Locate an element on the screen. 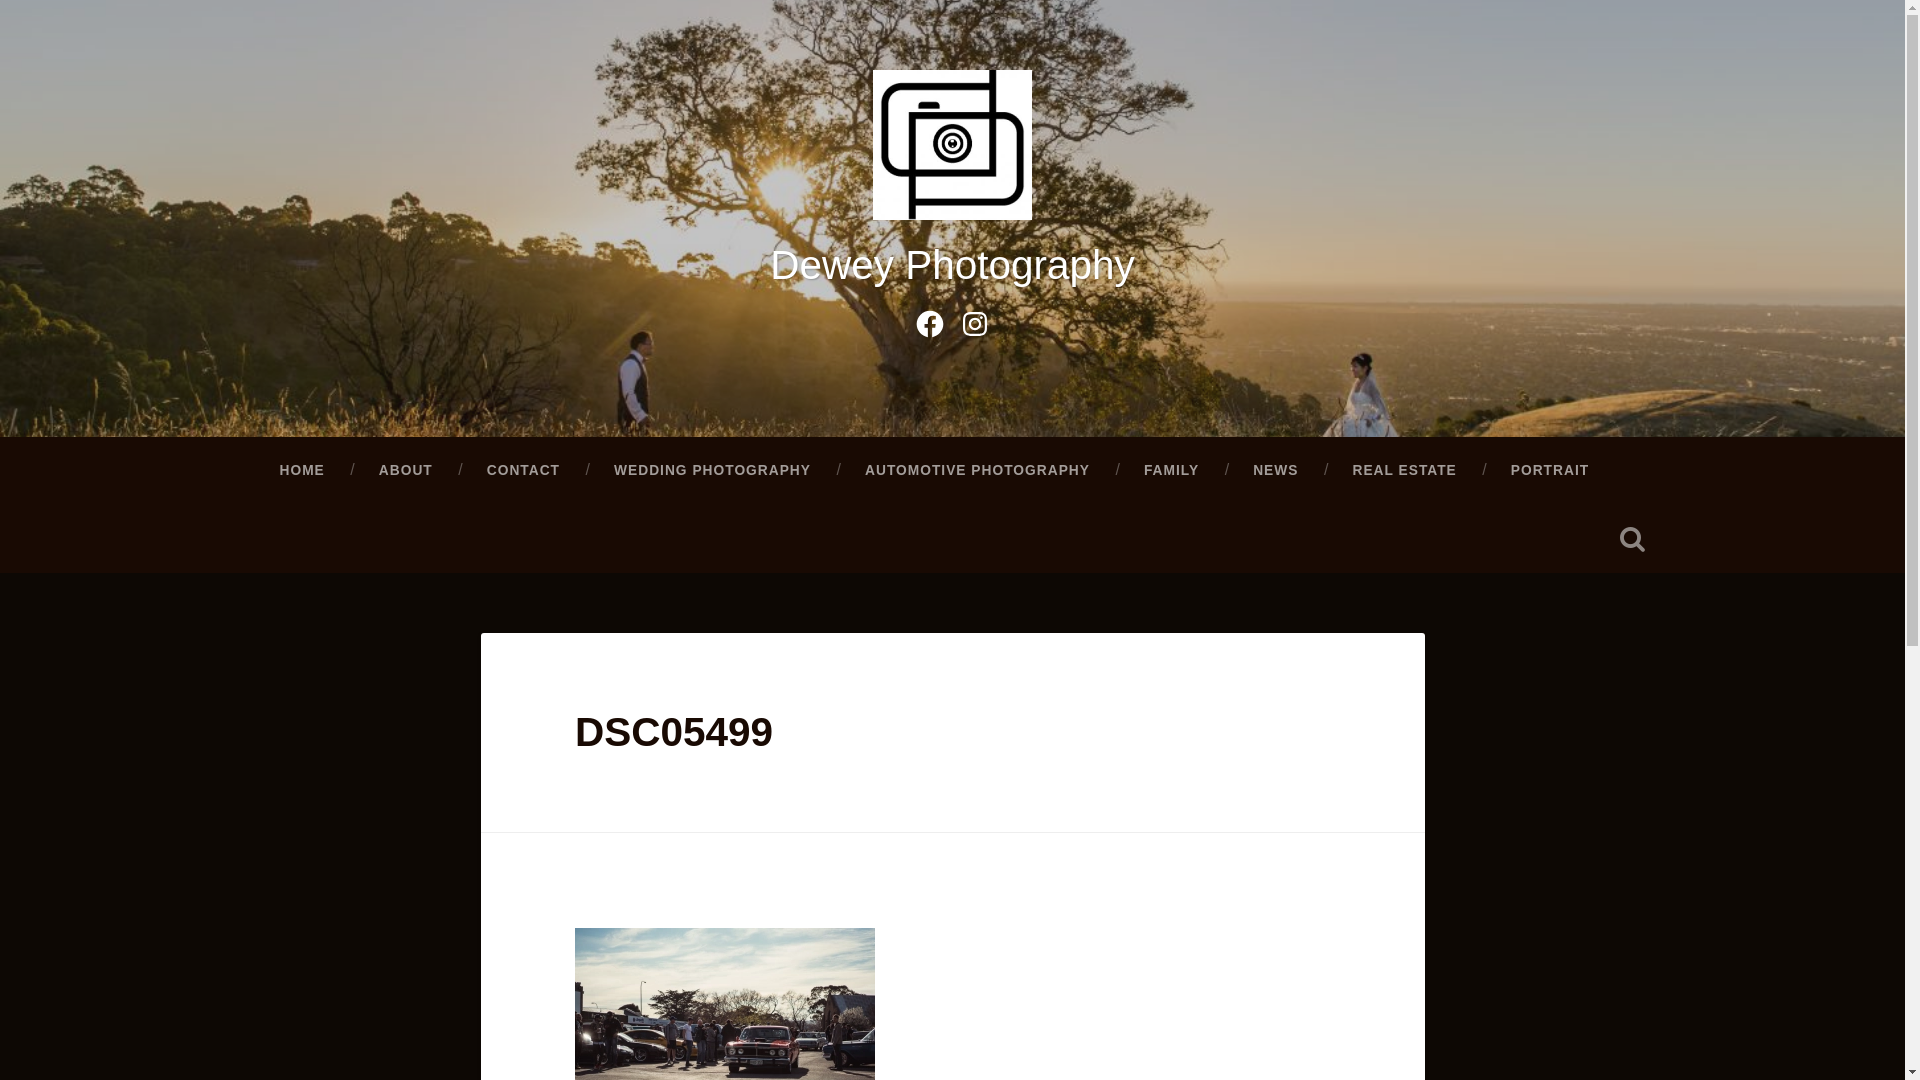 The height and width of the screenshot is (1080, 1920). 'PORTRAIT' is located at coordinates (1549, 470).